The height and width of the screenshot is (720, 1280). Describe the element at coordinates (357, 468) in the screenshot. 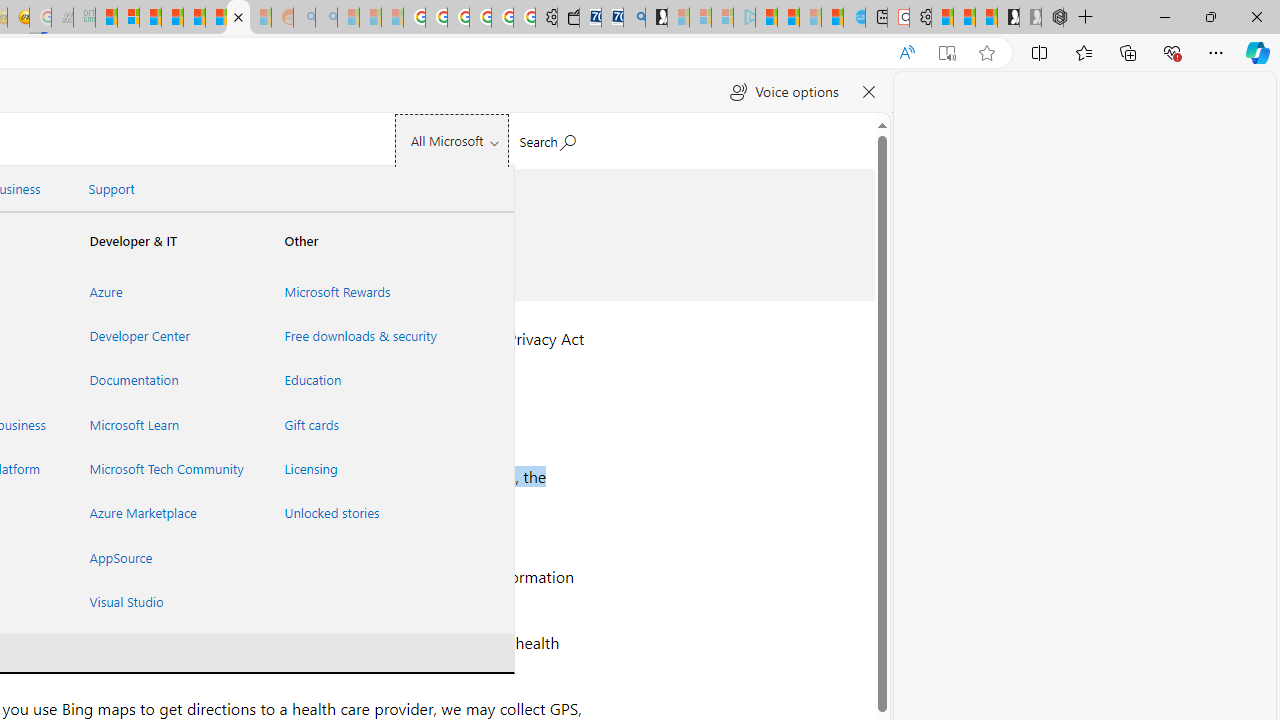

I see `'Licensing'` at that location.